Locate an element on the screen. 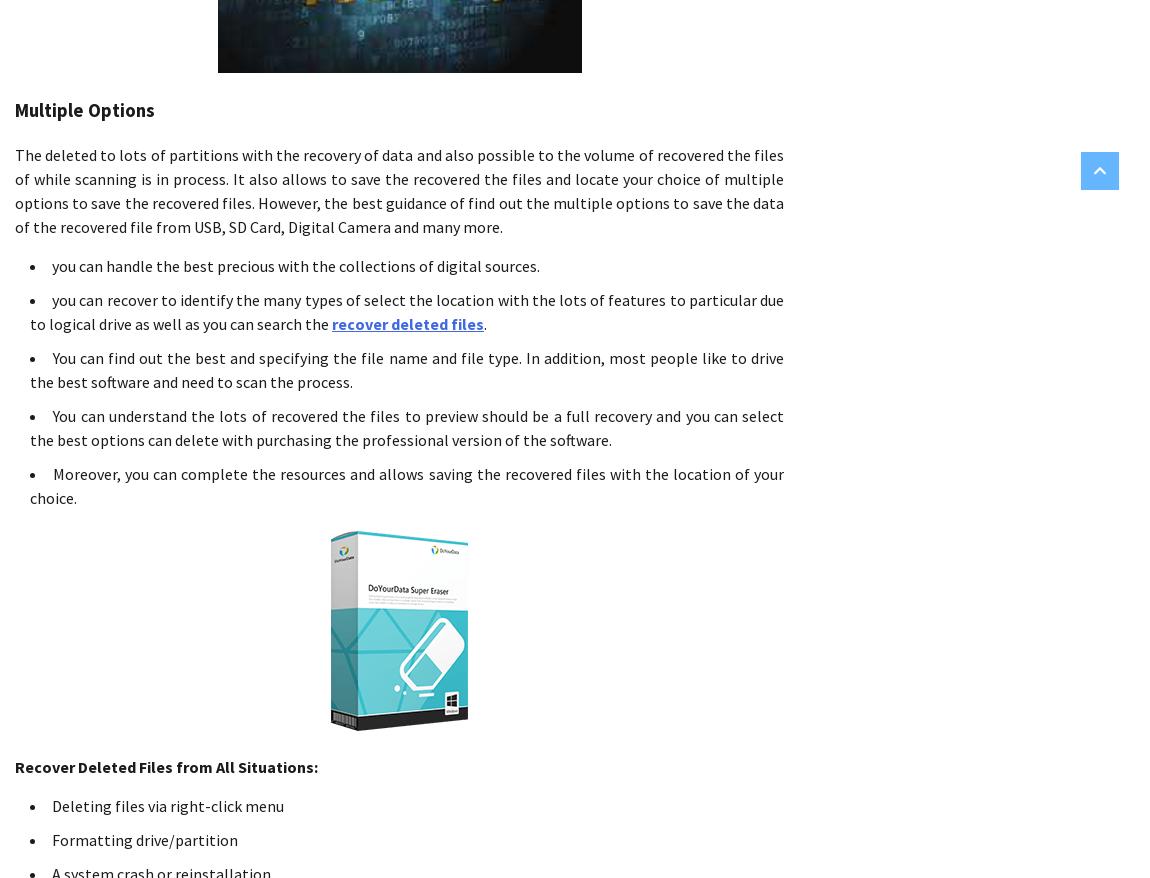 The image size is (1150, 878). 'Multiple Options' is located at coordinates (83, 108).